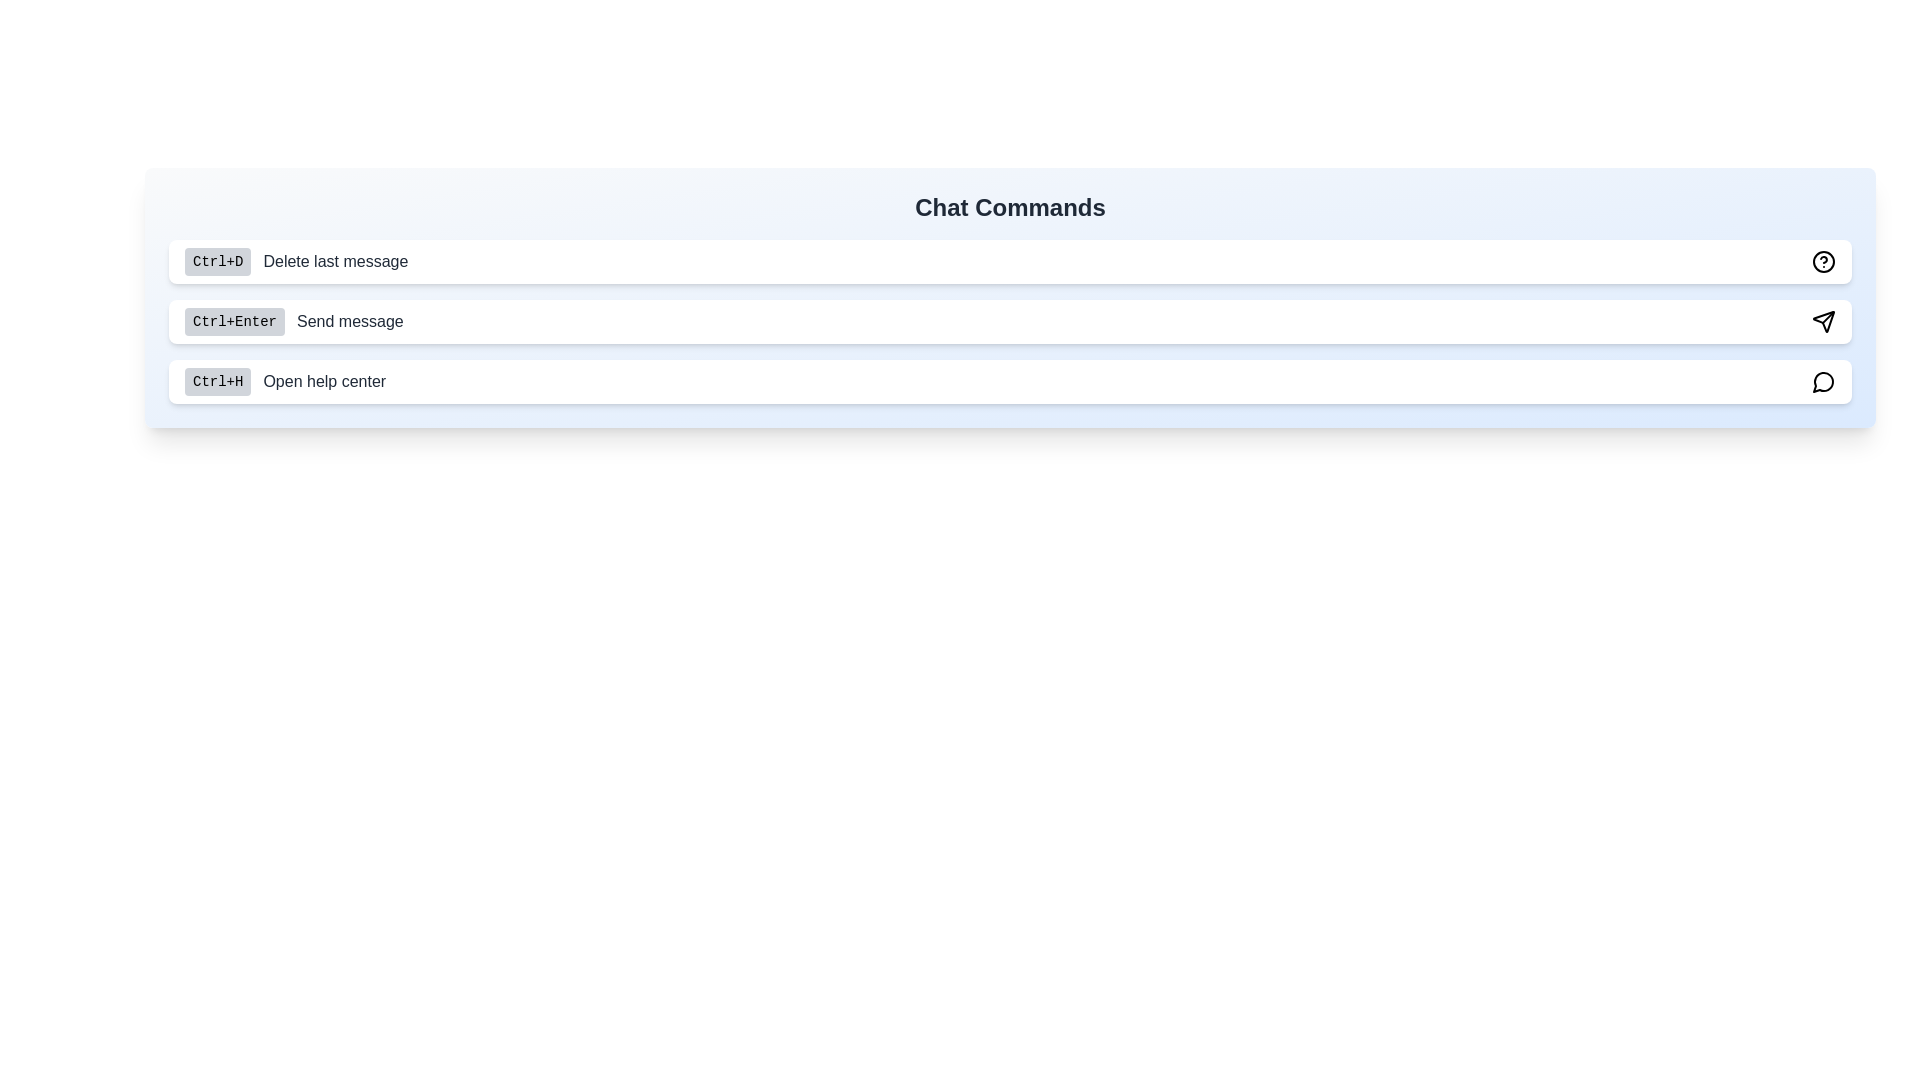 The width and height of the screenshot is (1920, 1080). What do you see at coordinates (293, 320) in the screenshot?
I see `the instructional text element that indicates 'Ctrl+Enter' as a keyboard shortcut for sending messages, which is the second item in a list` at bounding box center [293, 320].